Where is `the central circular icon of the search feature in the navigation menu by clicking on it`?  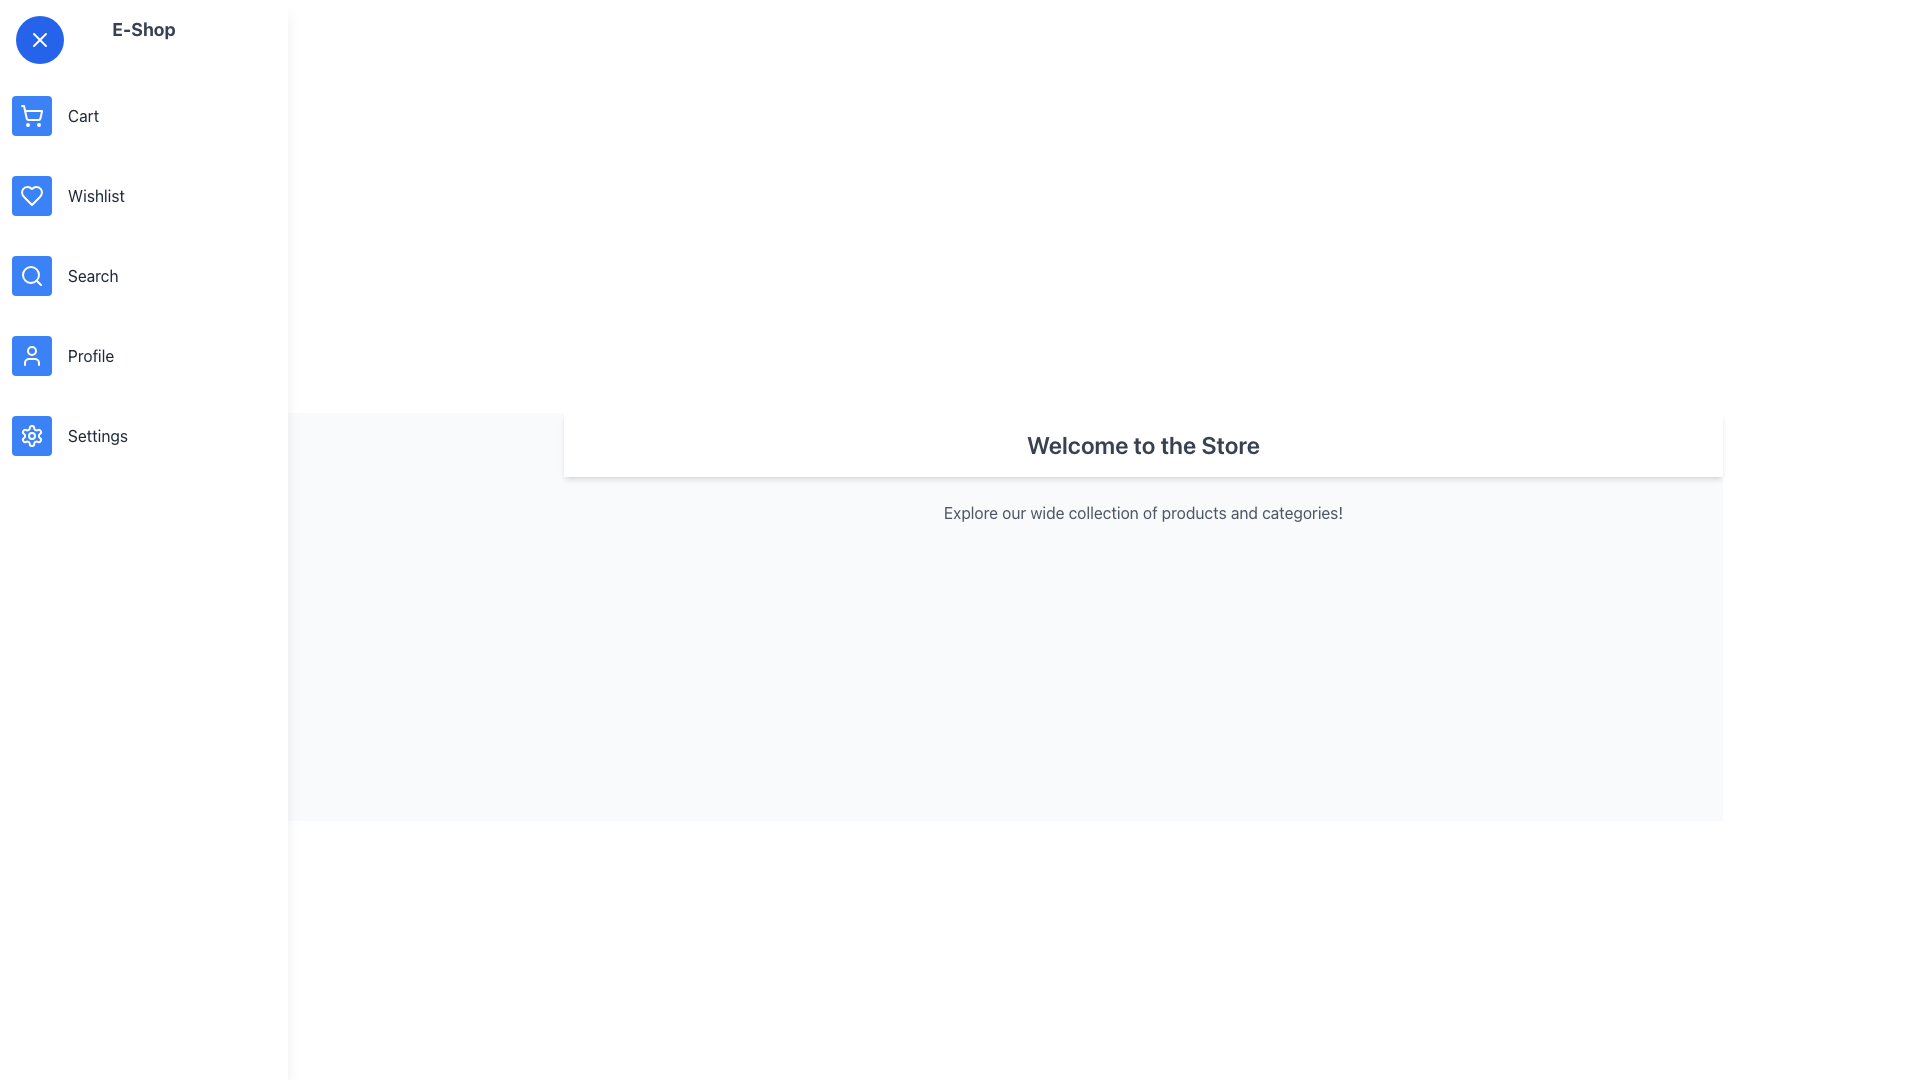 the central circular icon of the search feature in the navigation menu by clicking on it is located at coordinates (30, 274).